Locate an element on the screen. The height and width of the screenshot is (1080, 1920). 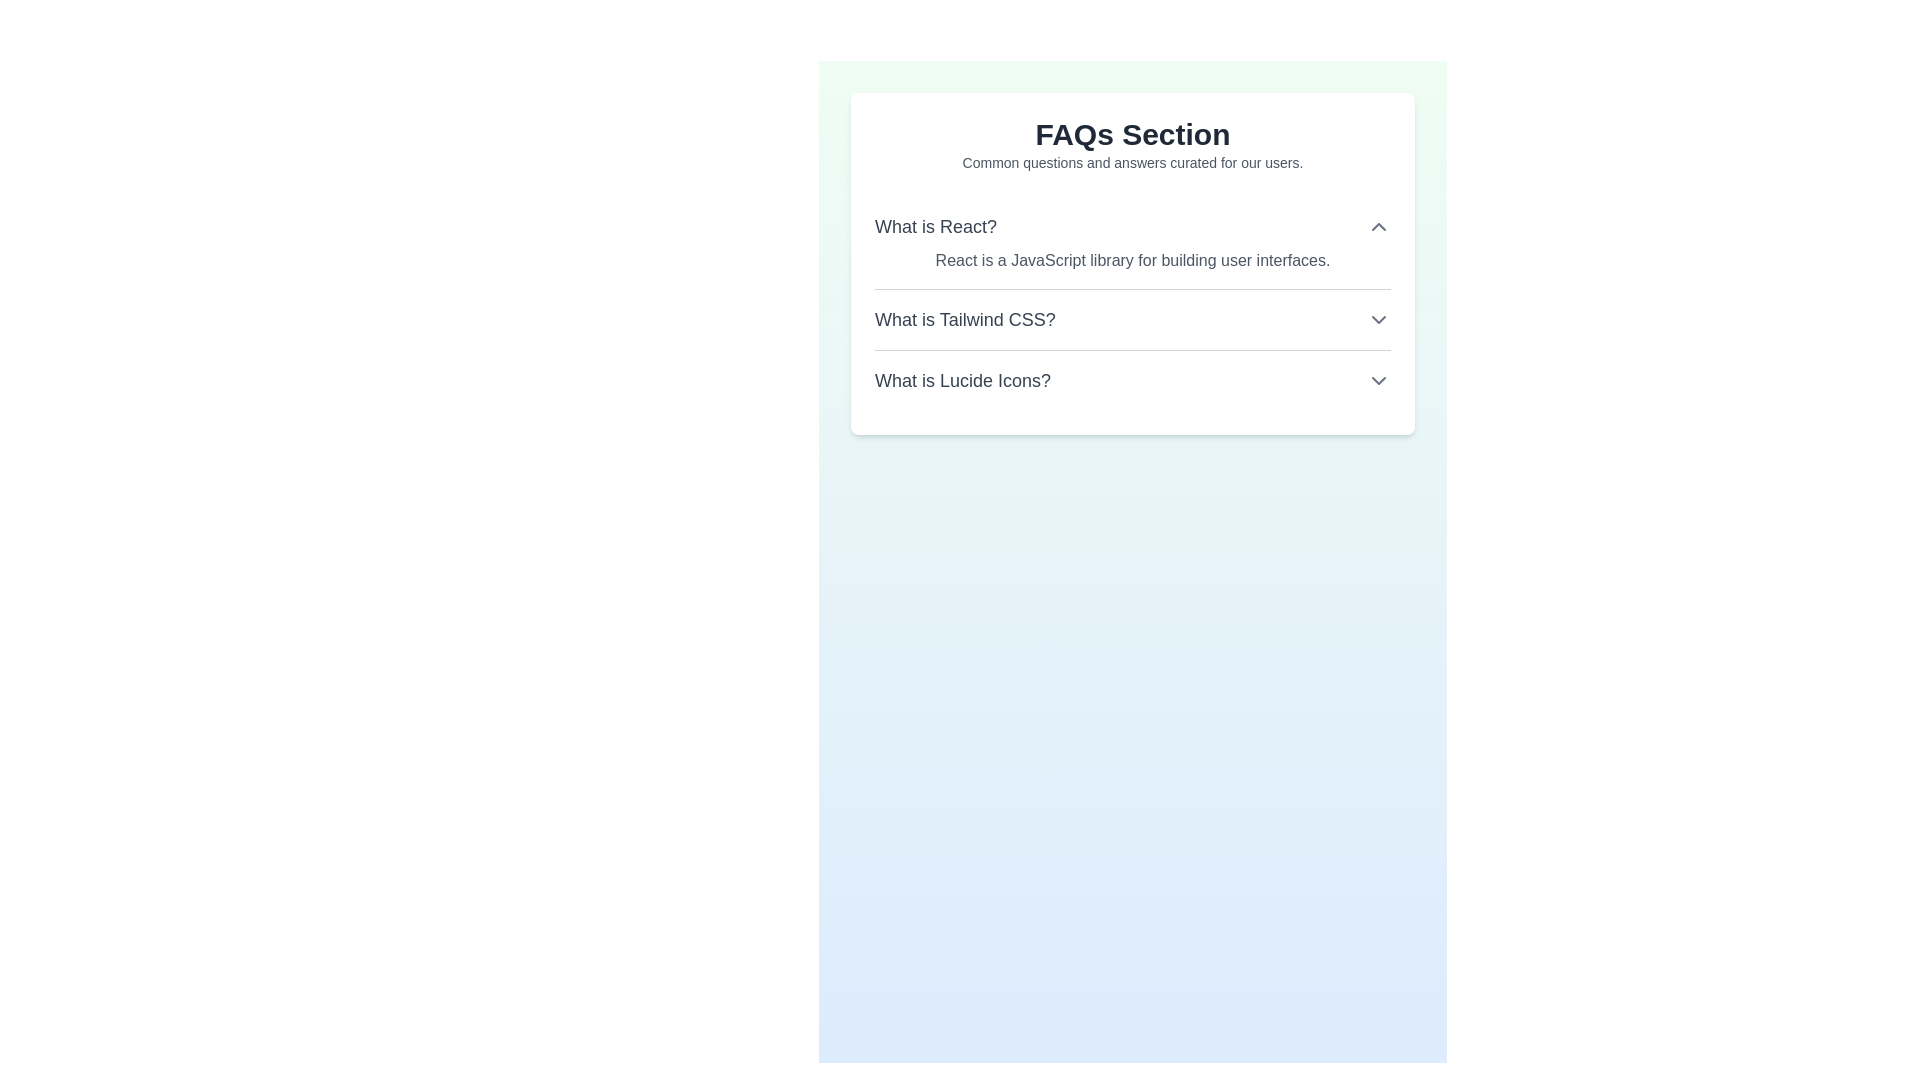
the chevron icon pointing downward located in the 'FAQs Section' card next to the text 'What is Tailwind CSS?' is located at coordinates (1377, 319).